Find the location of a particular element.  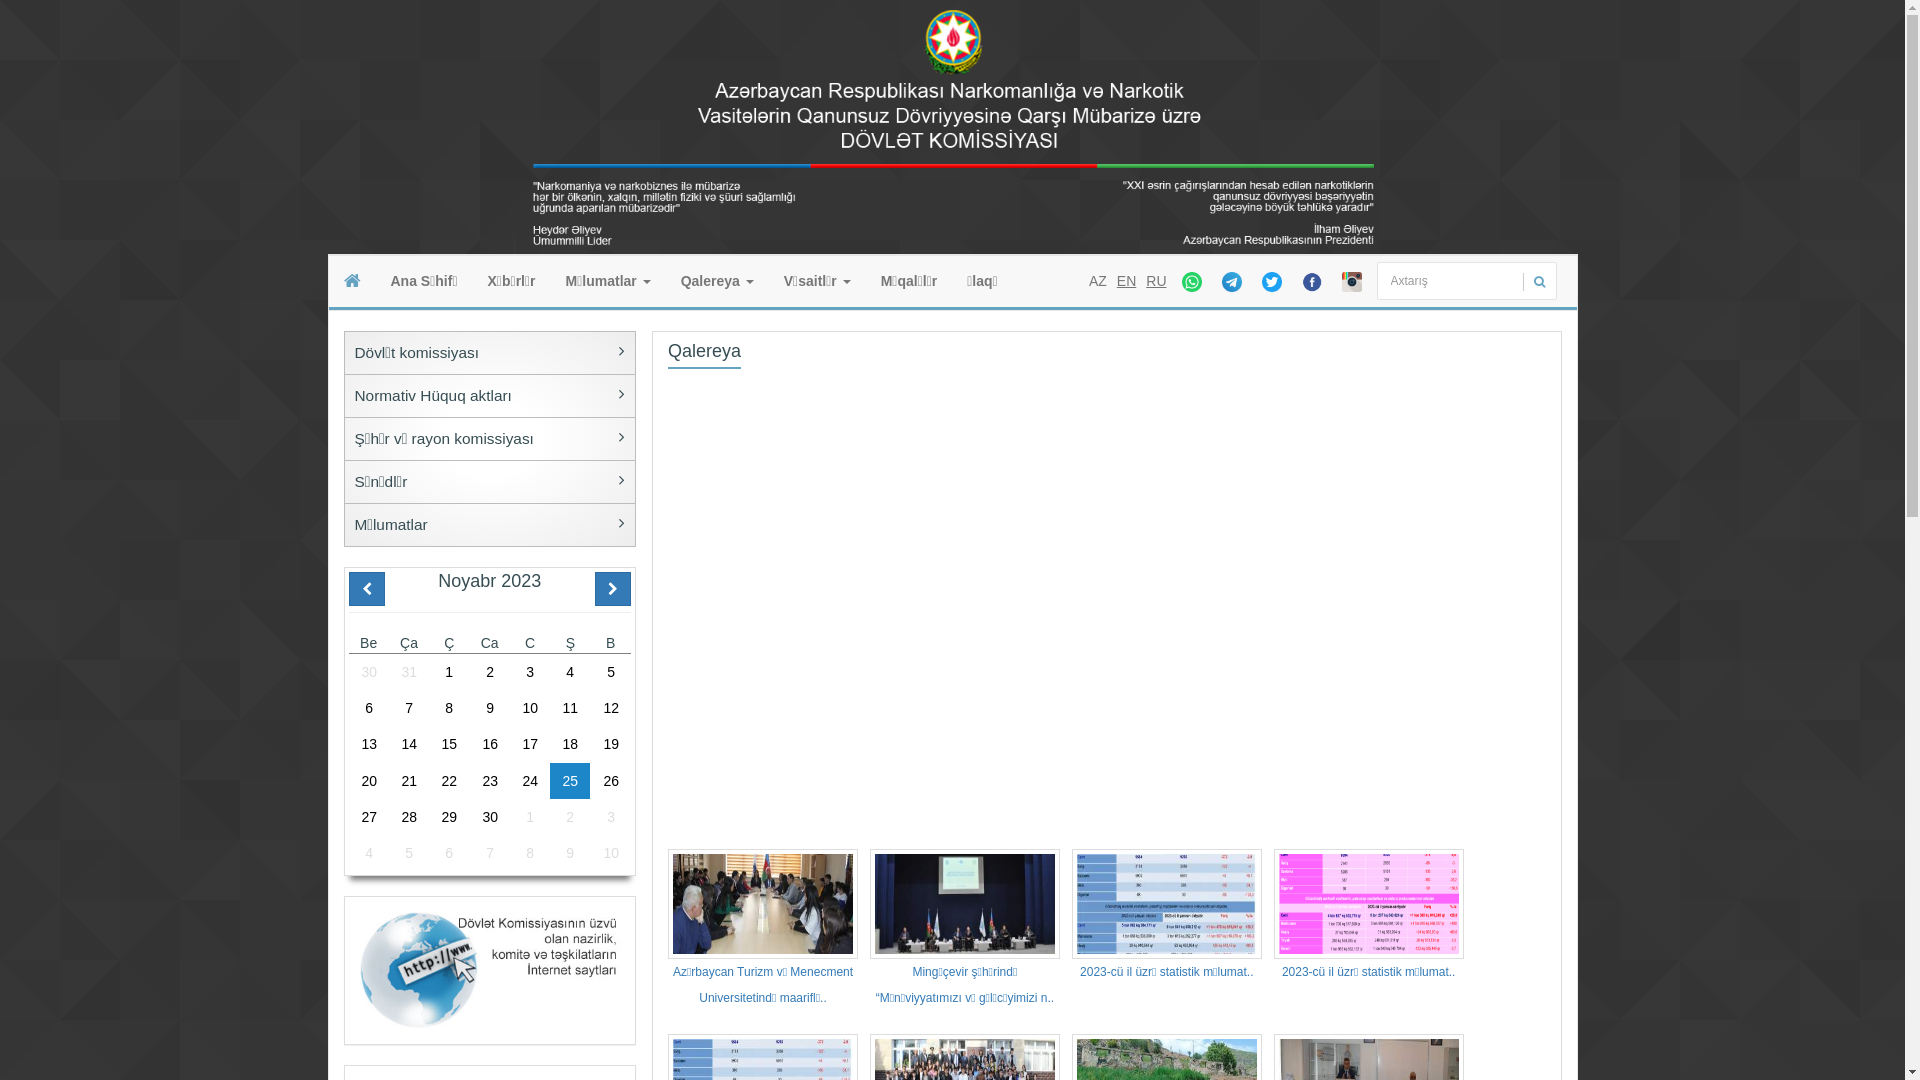

'26' is located at coordinates (589, 779).